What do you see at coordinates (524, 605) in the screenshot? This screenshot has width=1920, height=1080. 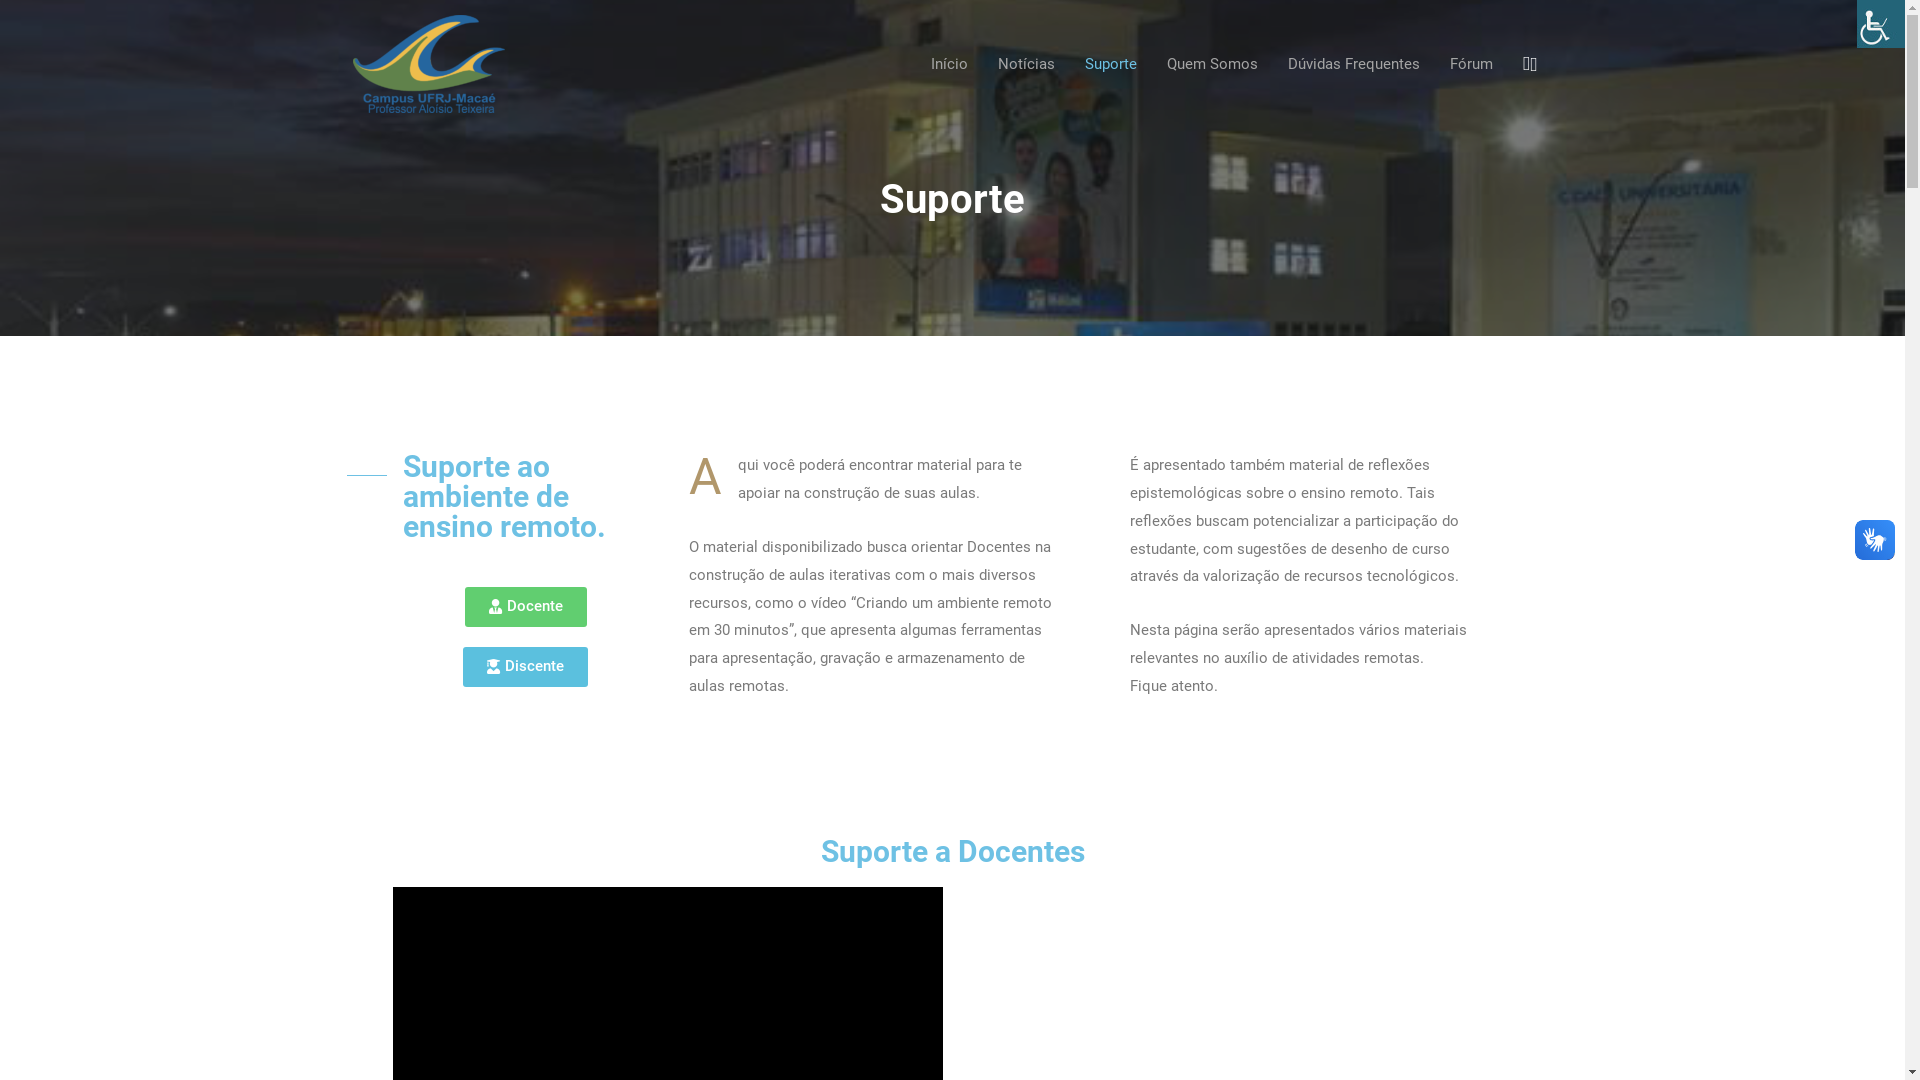 I see `'Docente'` at bounding box center [524, 605].